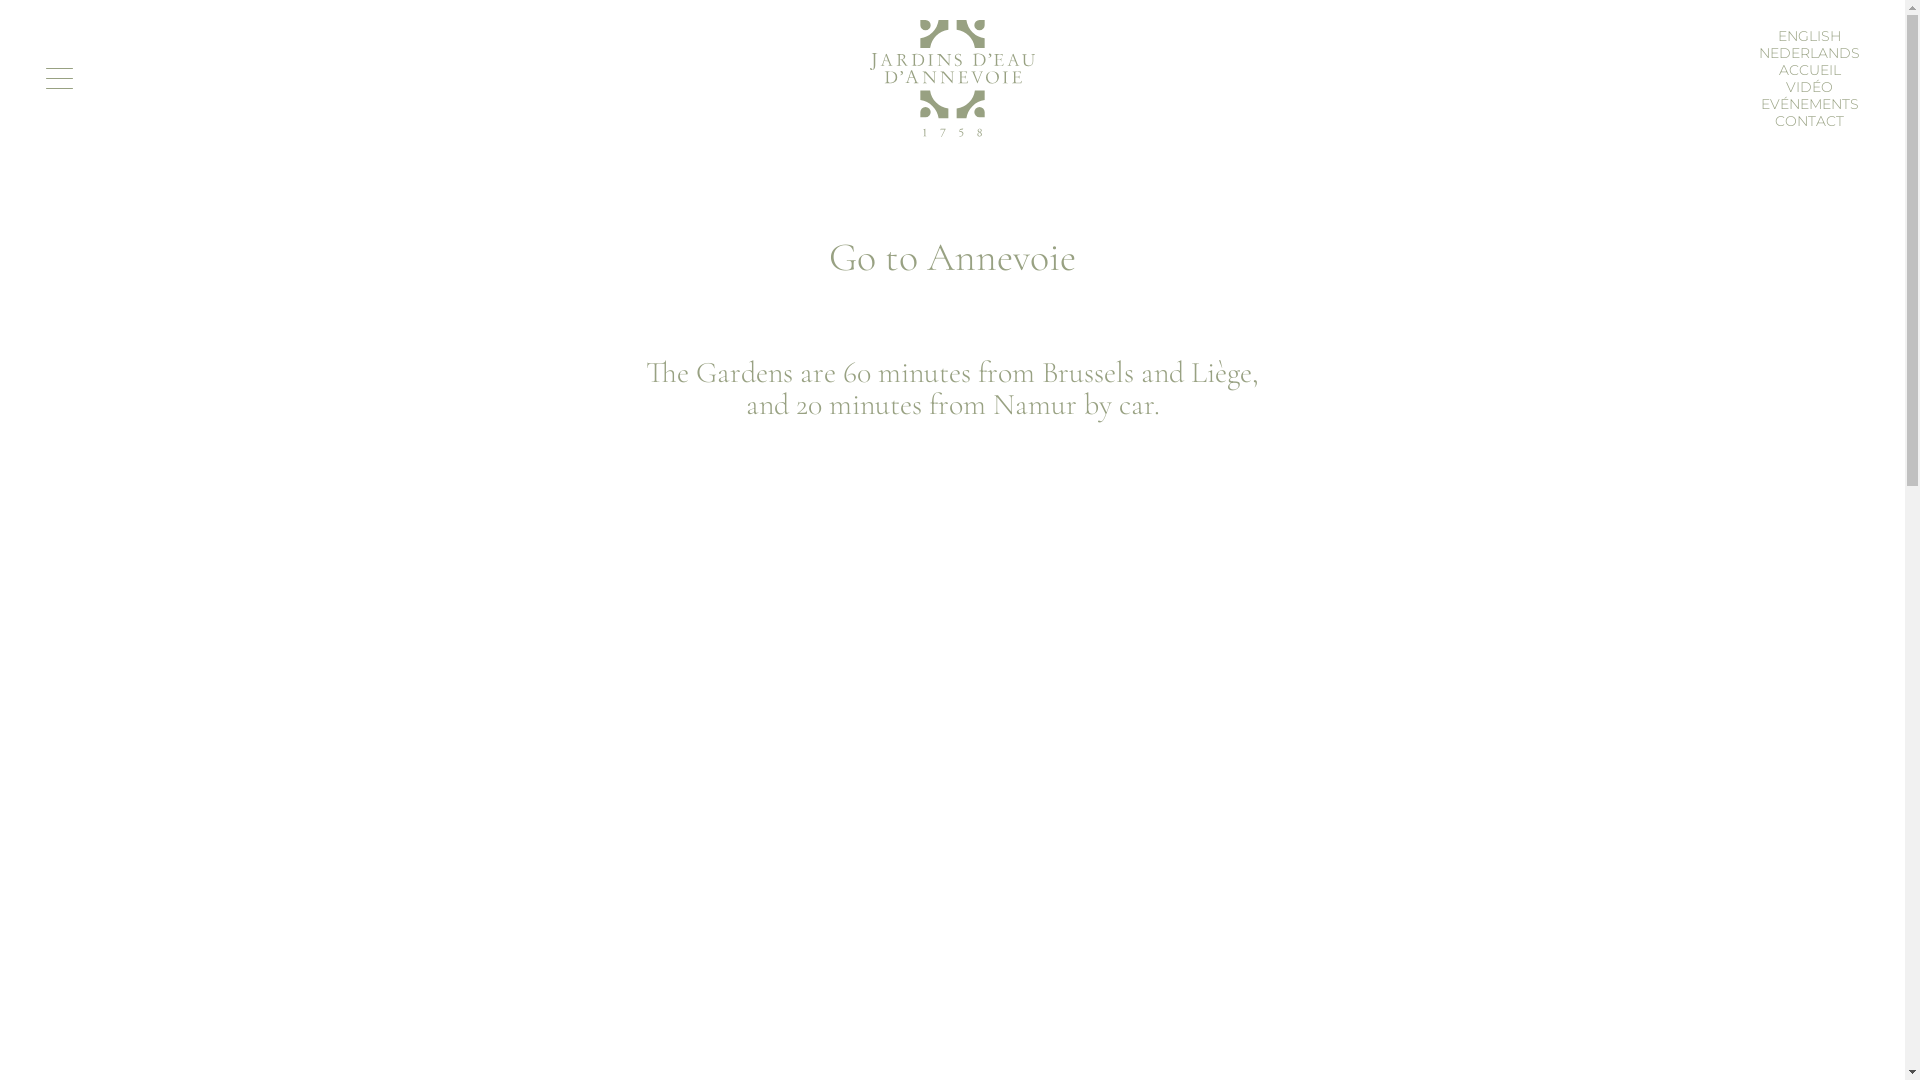 Image resolution: width=1920 pixels, height=1080 pixels. What do you see at coordinates (59, 77) in the screenshot?
I see `'Toggle navigation'` at bounding box center [59, 77].